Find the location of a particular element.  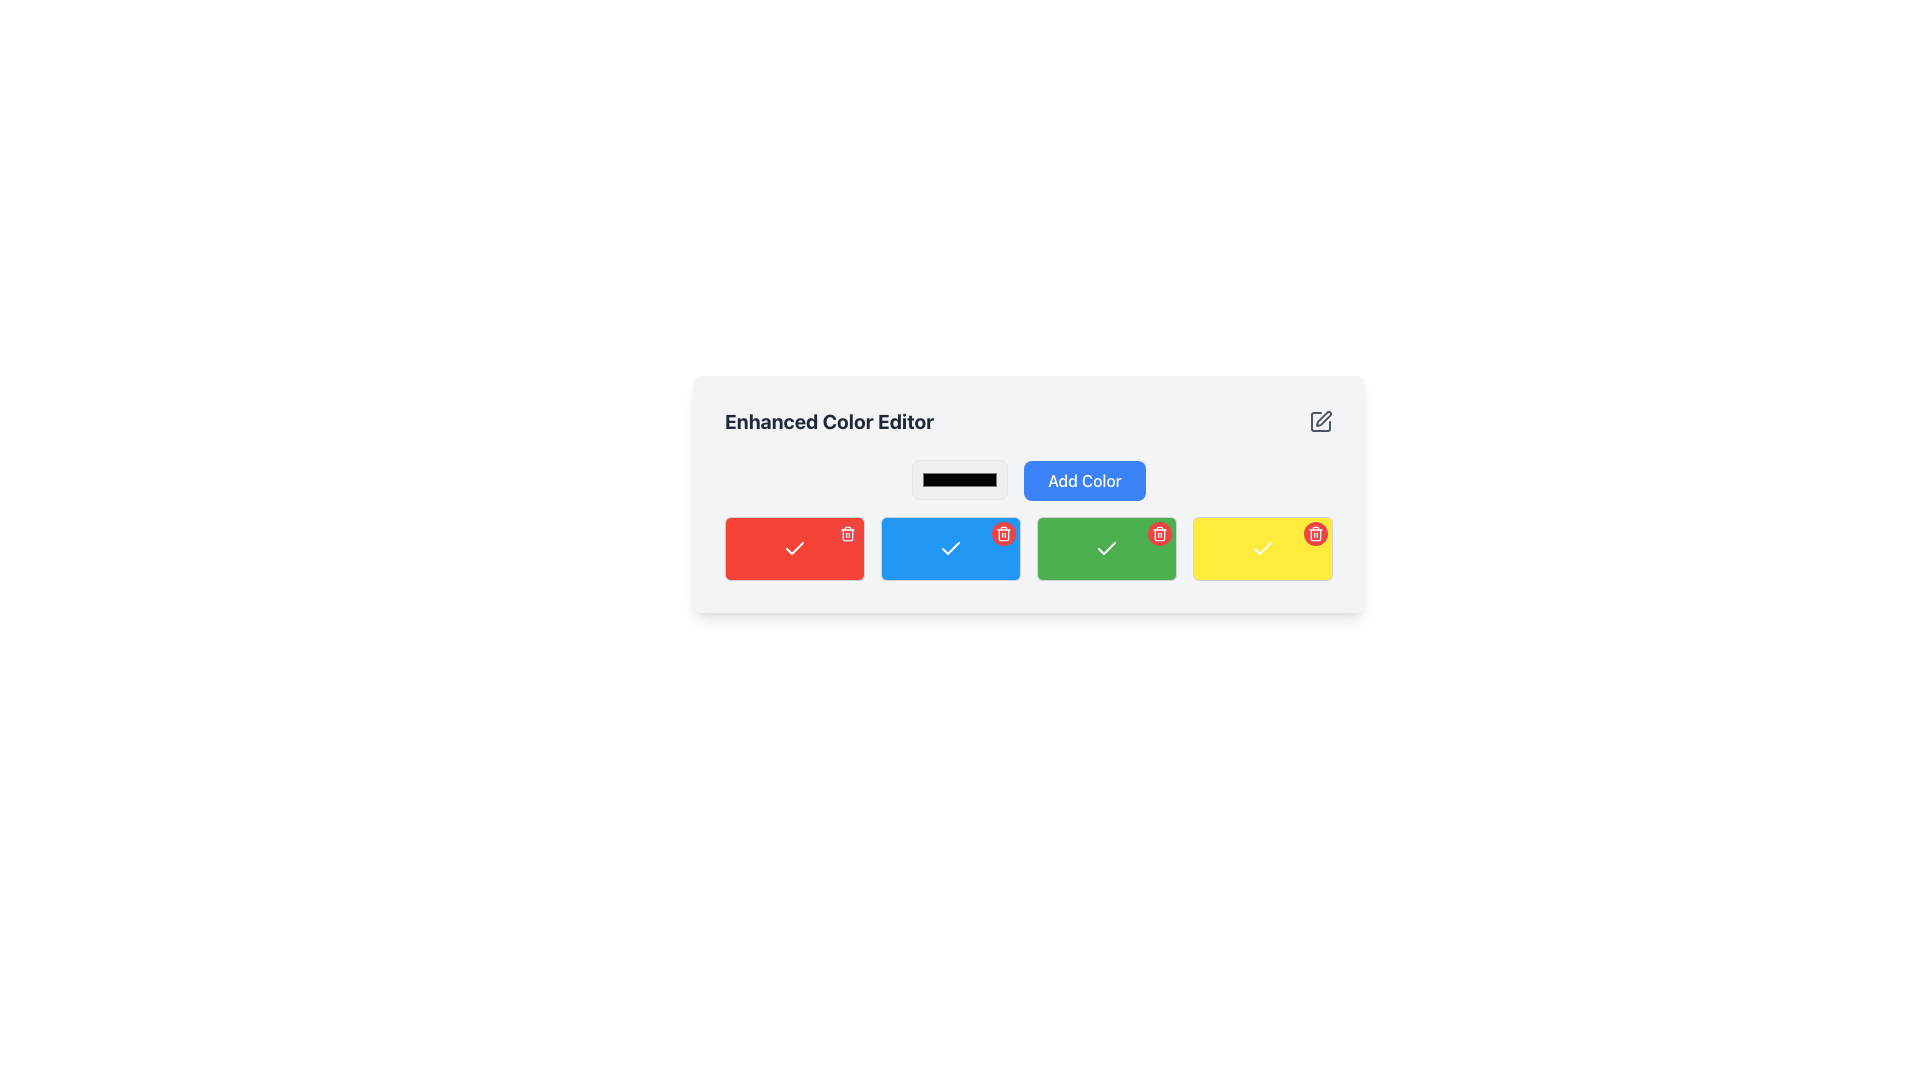

the white check mark icon centered within the yellow block in the fourth position from the left is located at coordinates (1261, 548).